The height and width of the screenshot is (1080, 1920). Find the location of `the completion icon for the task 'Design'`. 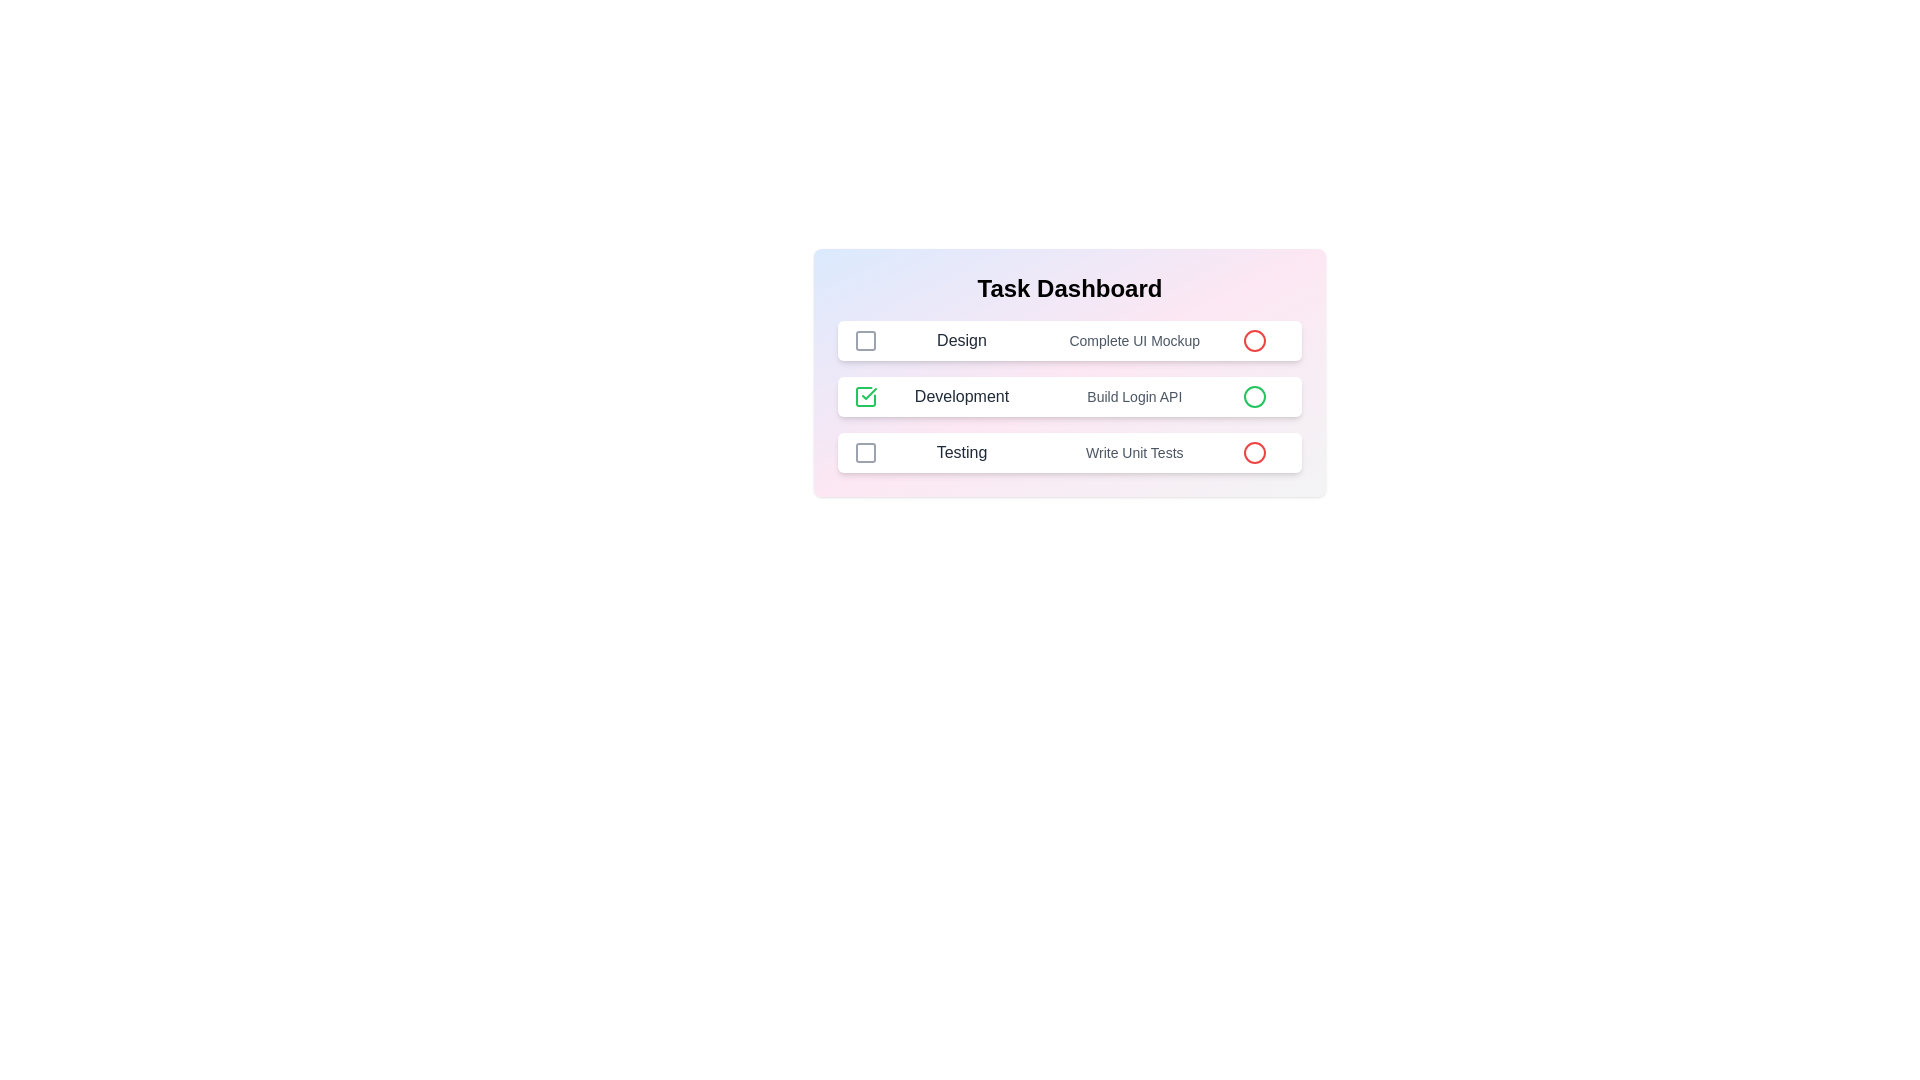

the completion icon for the task 'Design' is located at coordinates (865, 339).